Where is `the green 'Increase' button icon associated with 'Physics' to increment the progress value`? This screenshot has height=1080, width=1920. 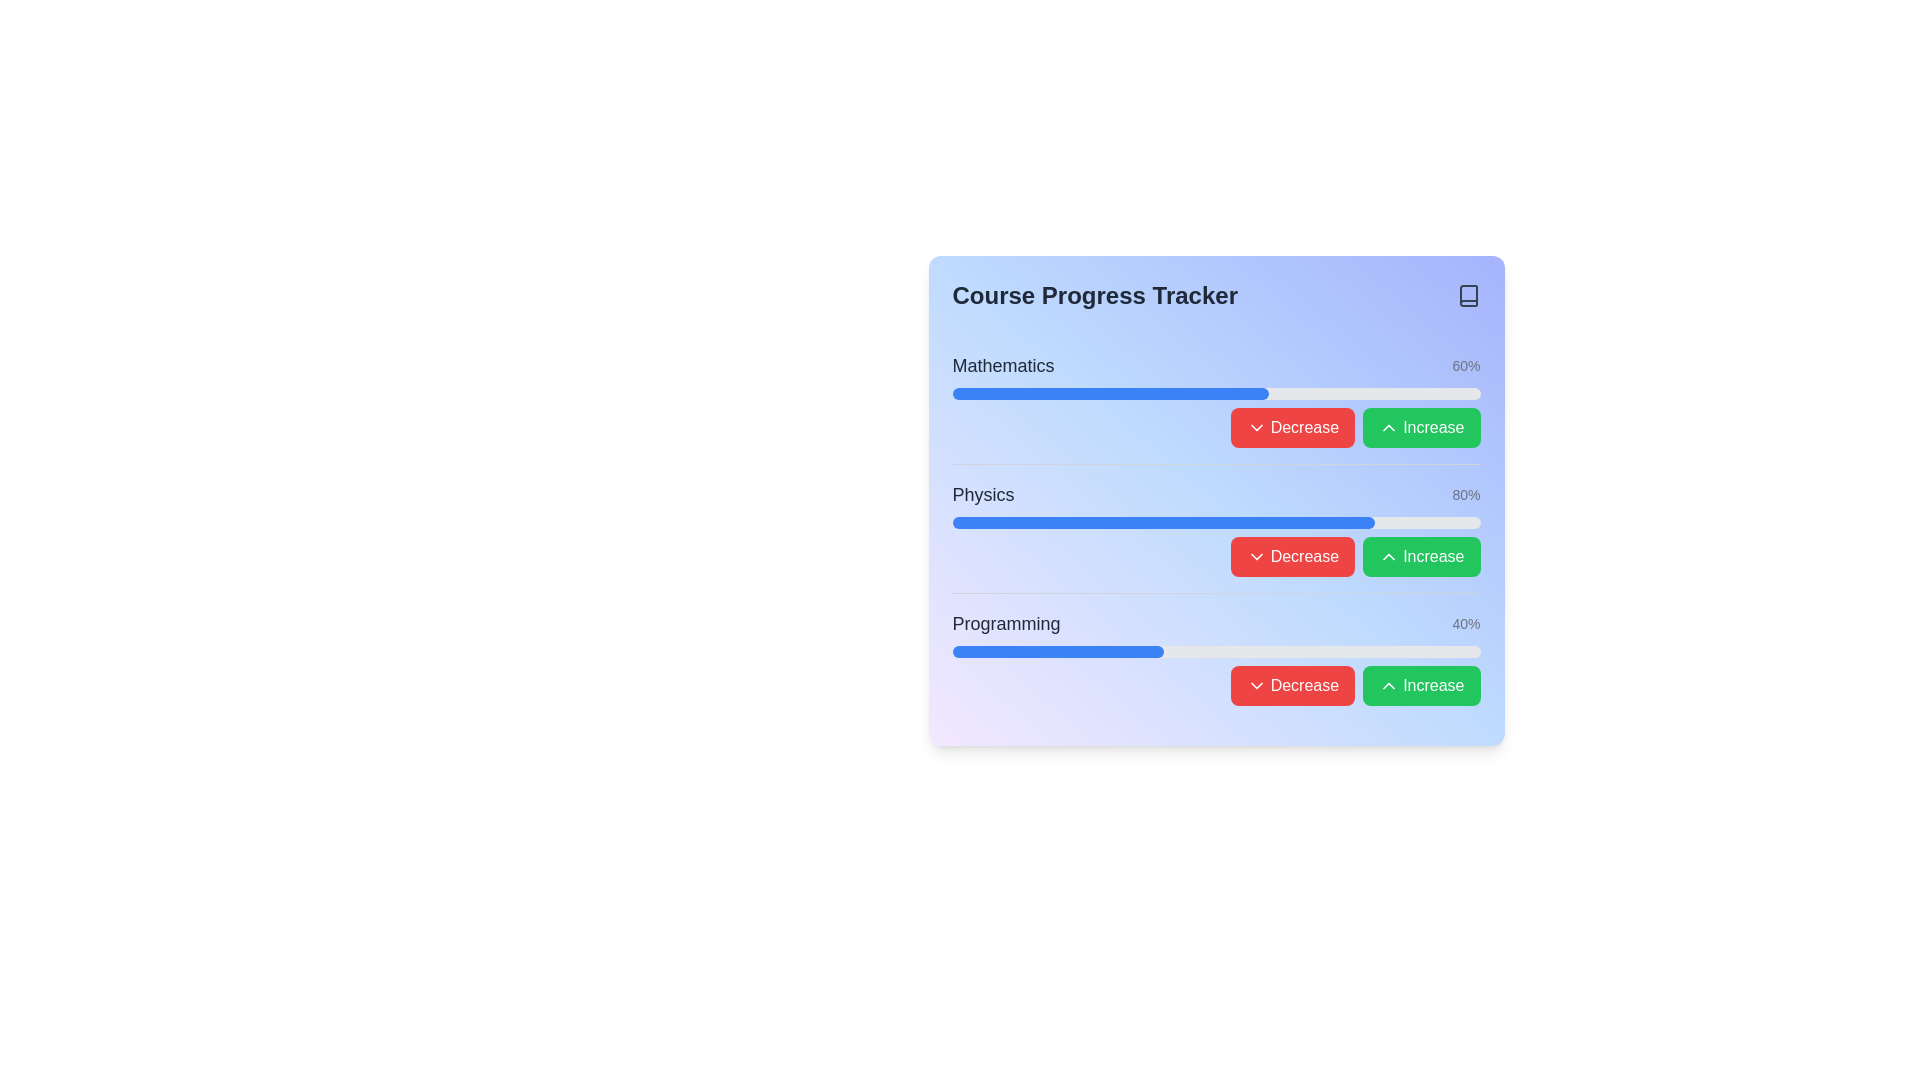
the green 'Increase' button icon associated with 'Physics' to increment the progress value is located at coordinates (1387, 556).